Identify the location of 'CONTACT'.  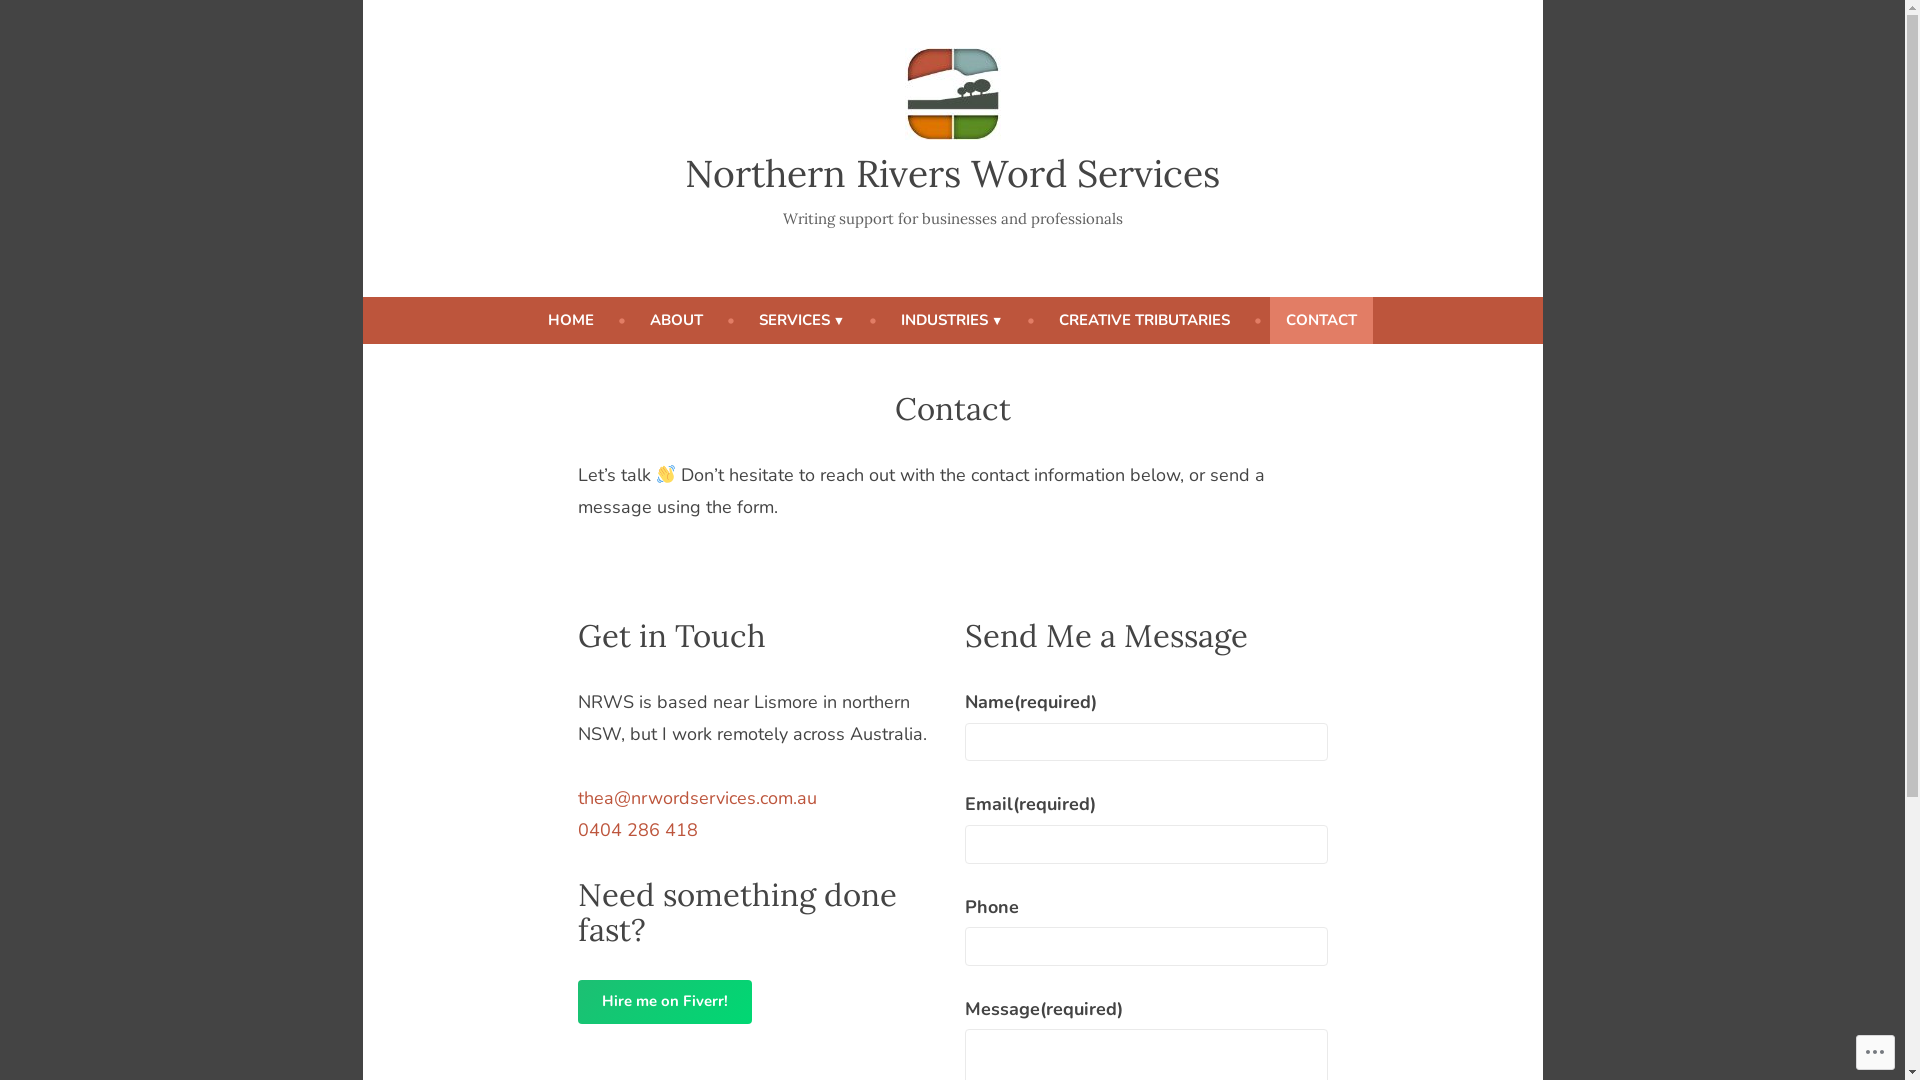
(1321, 319).